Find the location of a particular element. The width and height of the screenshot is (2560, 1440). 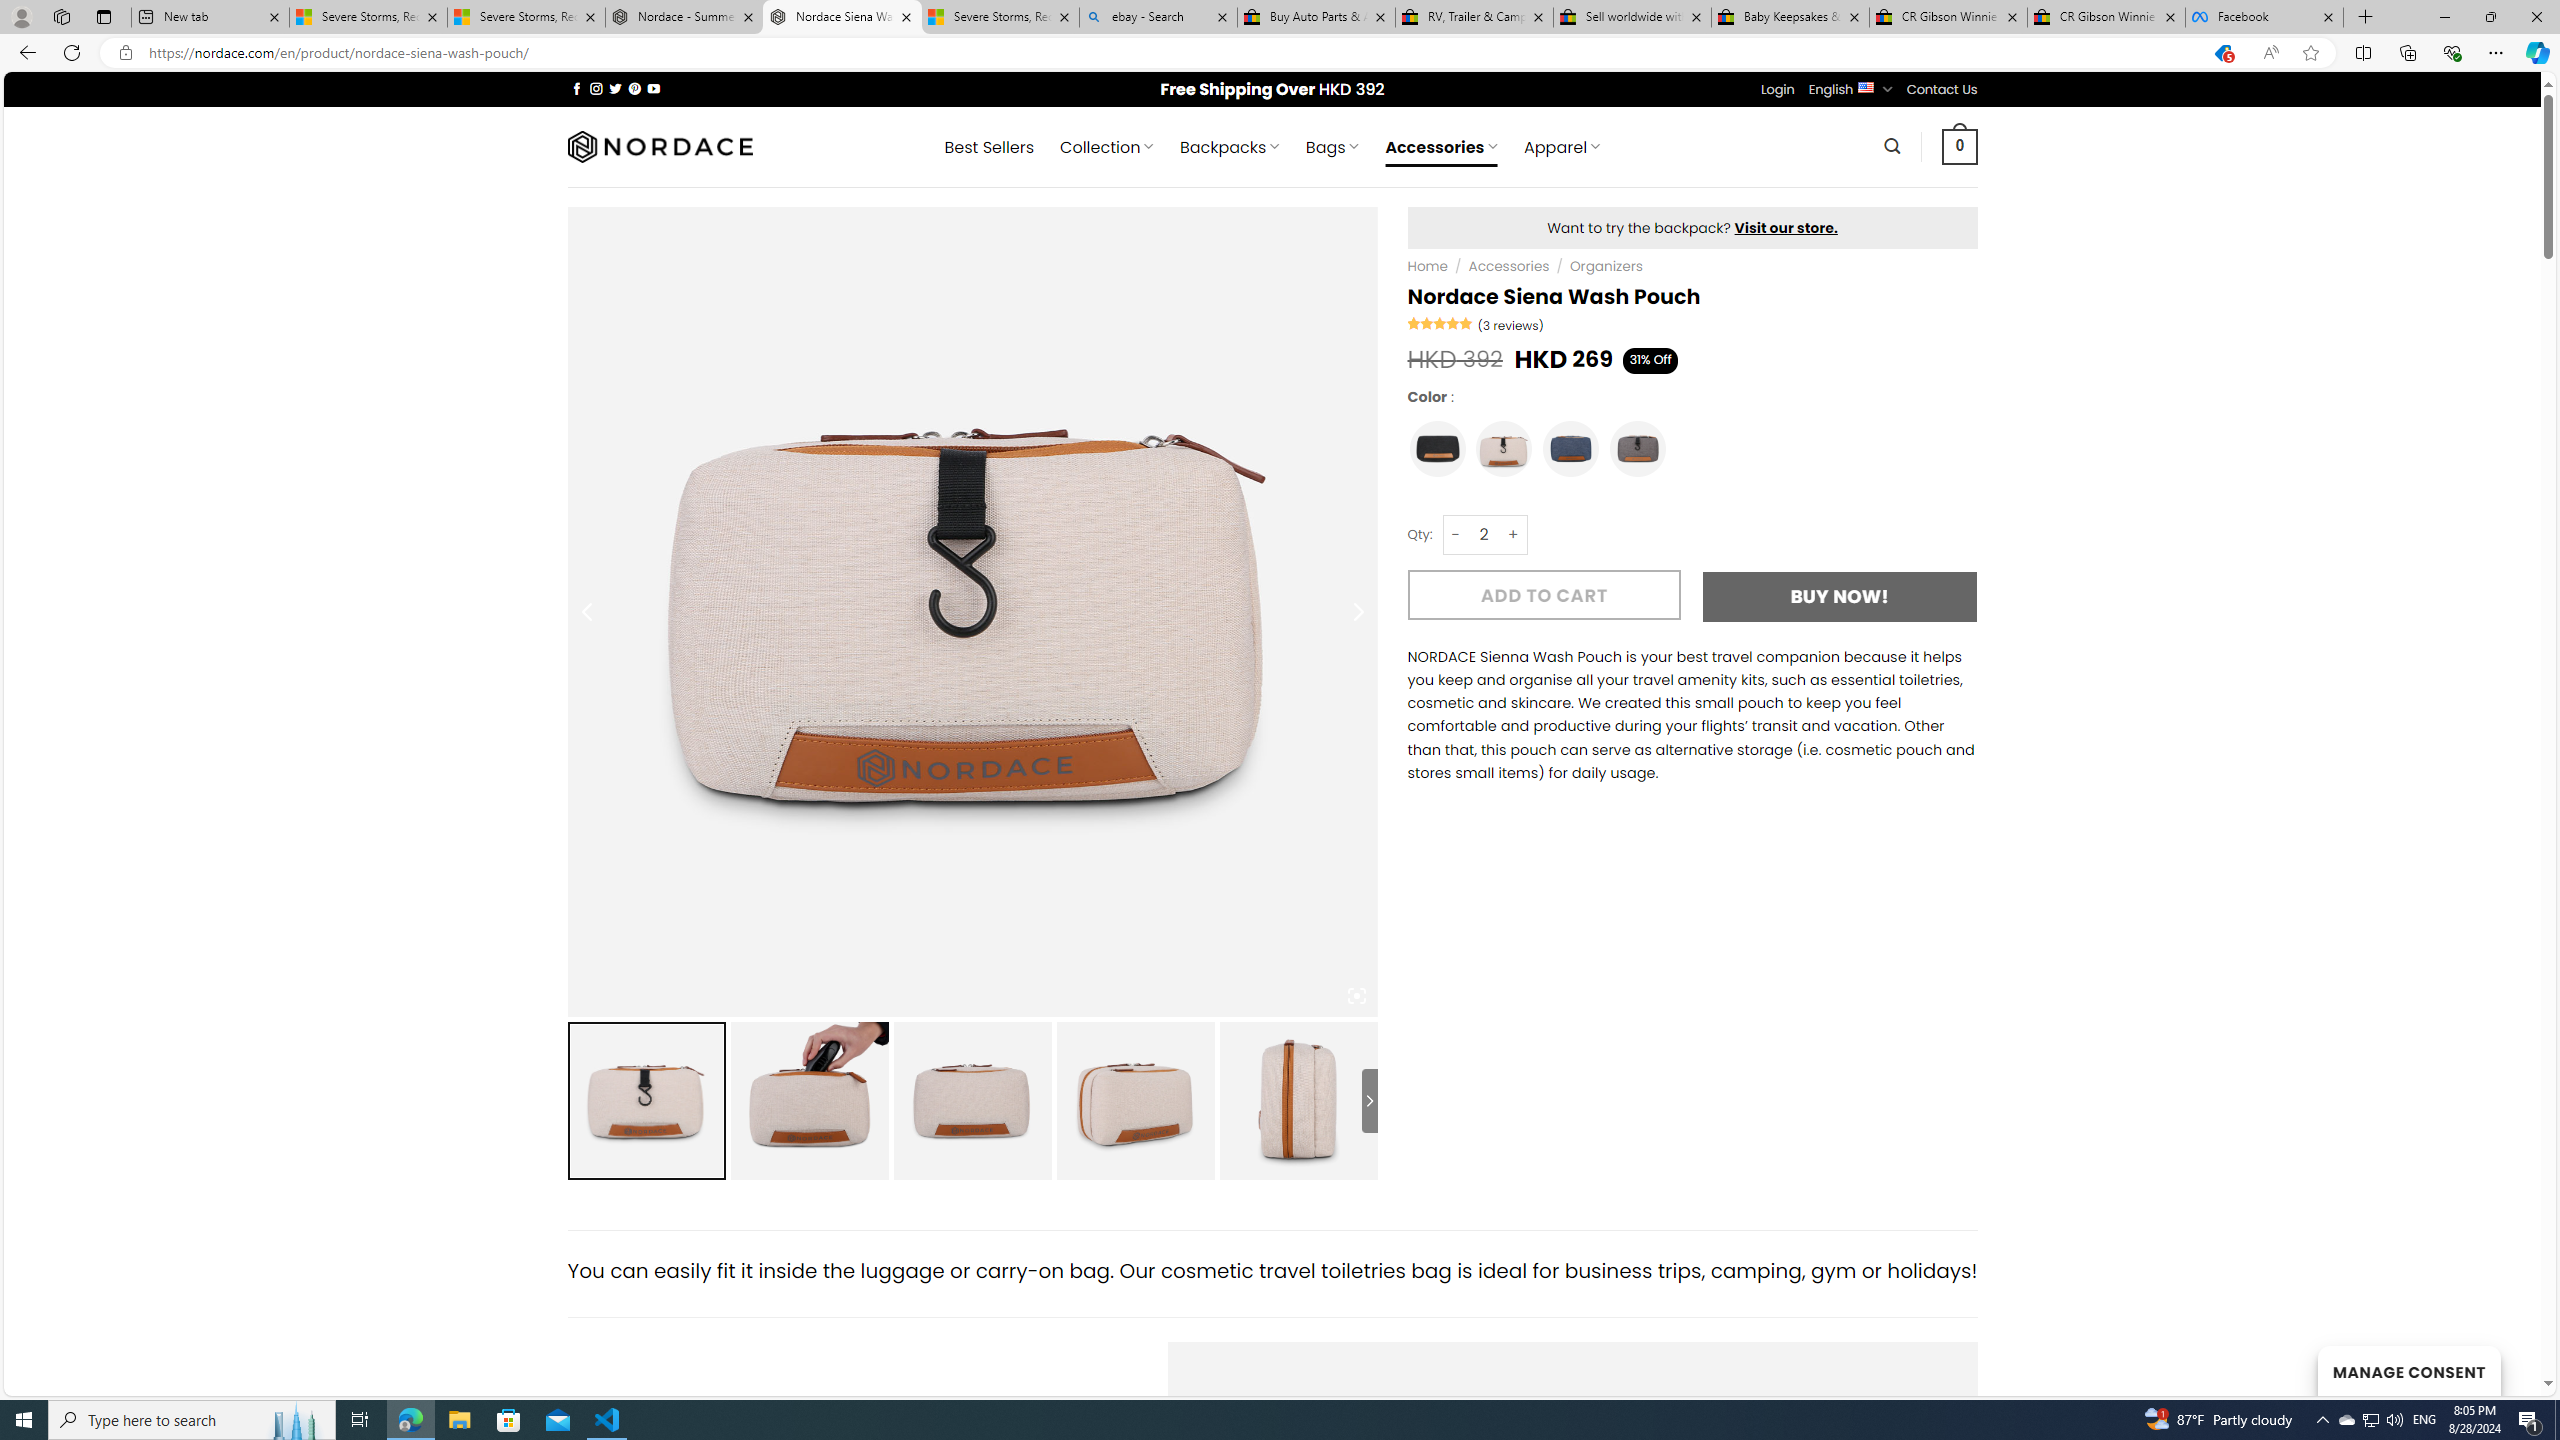

' 0 ' is located at coordinates (1960, 145).